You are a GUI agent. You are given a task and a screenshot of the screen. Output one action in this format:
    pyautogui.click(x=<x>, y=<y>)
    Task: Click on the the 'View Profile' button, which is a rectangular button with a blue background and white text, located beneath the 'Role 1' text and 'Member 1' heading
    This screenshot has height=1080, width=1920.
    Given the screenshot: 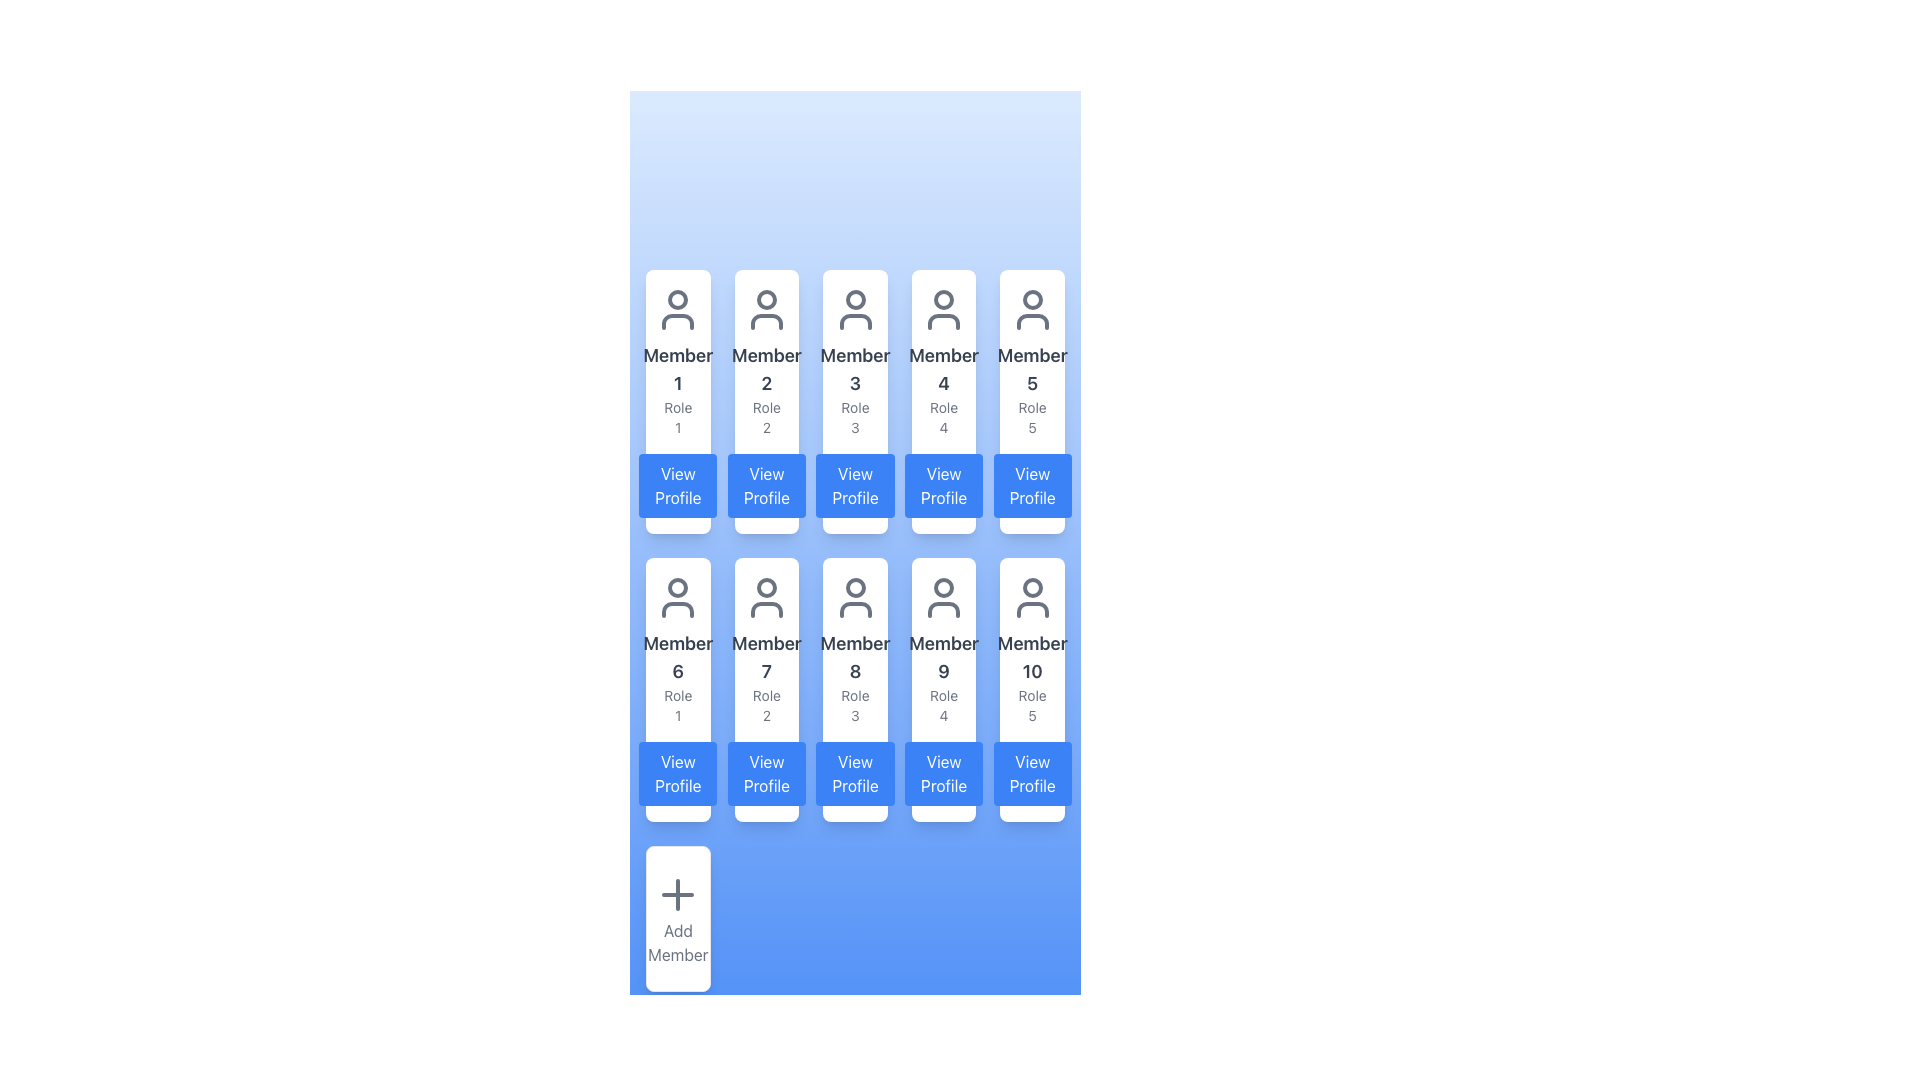 What is the action you would take?
    pyautogui.click(x=678, y=486)
    